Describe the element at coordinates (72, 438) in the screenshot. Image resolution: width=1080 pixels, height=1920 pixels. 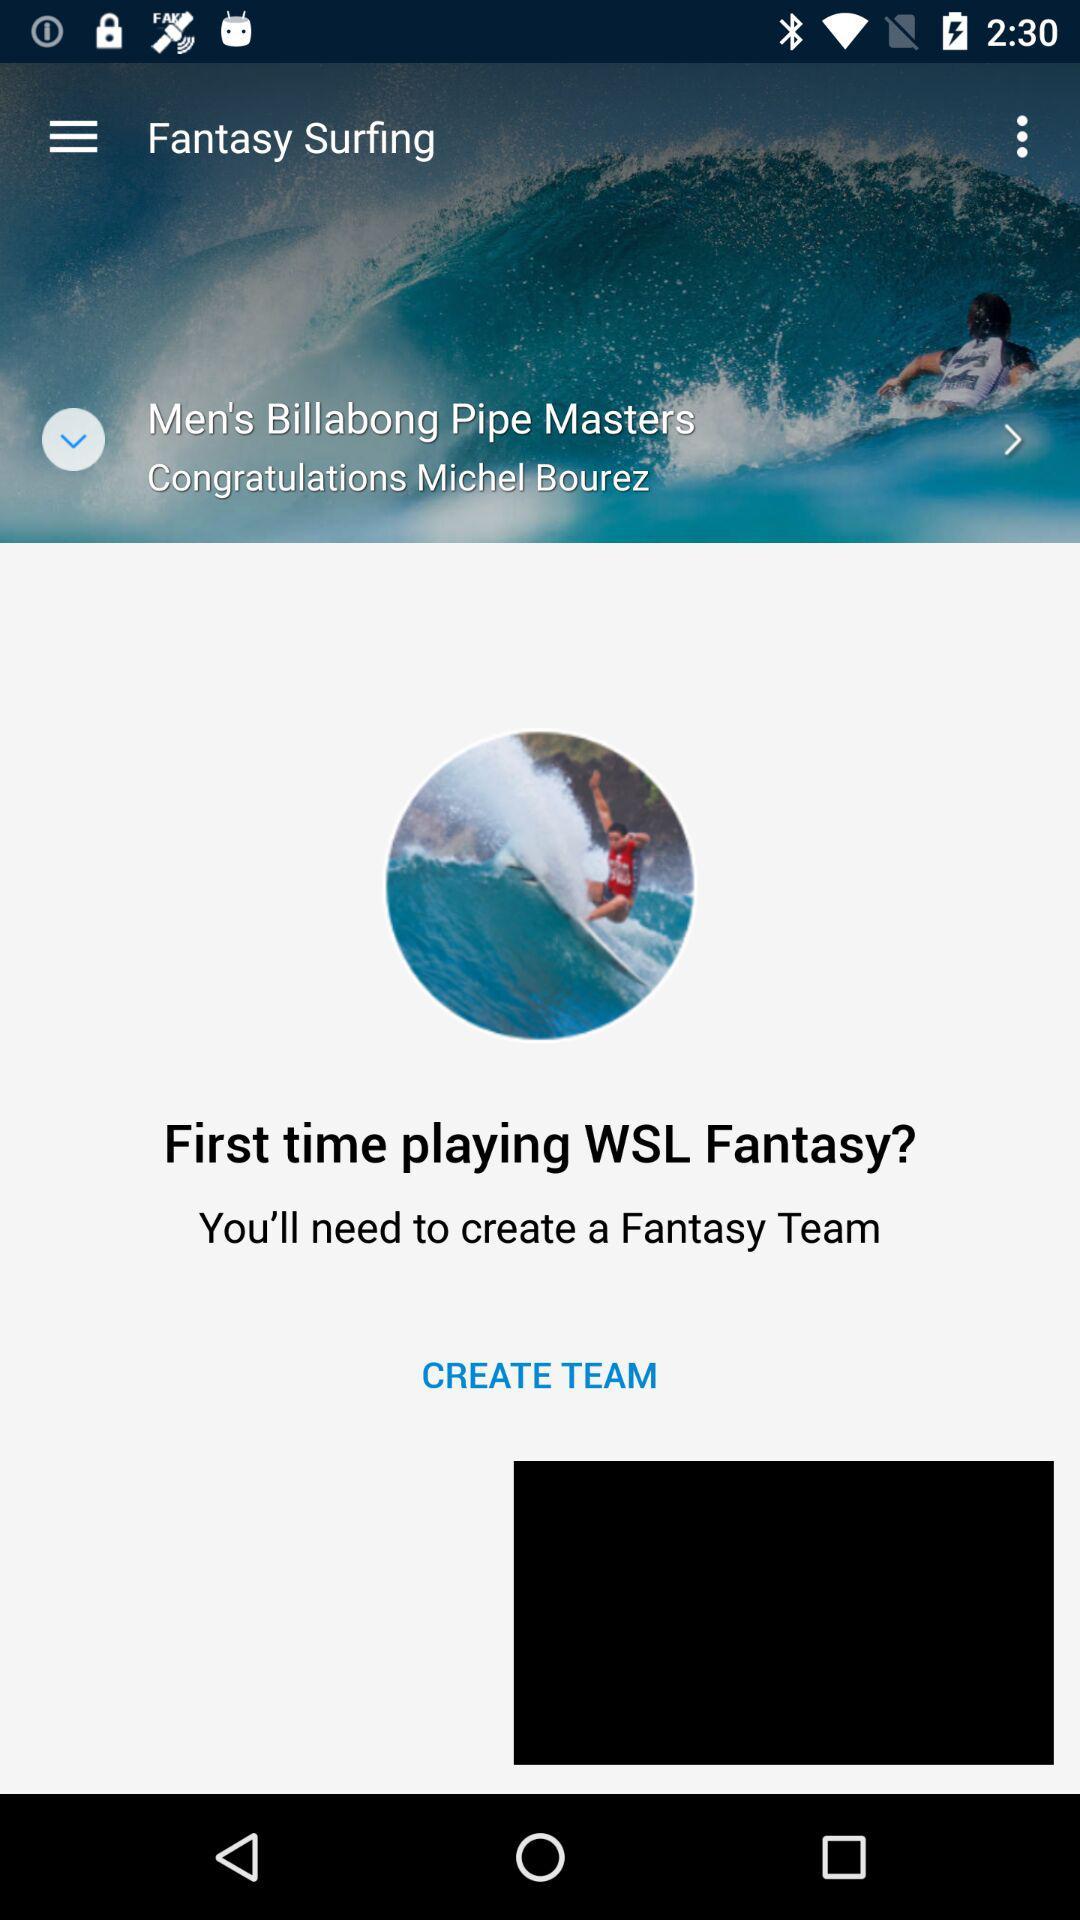
I see `open list` at that location.